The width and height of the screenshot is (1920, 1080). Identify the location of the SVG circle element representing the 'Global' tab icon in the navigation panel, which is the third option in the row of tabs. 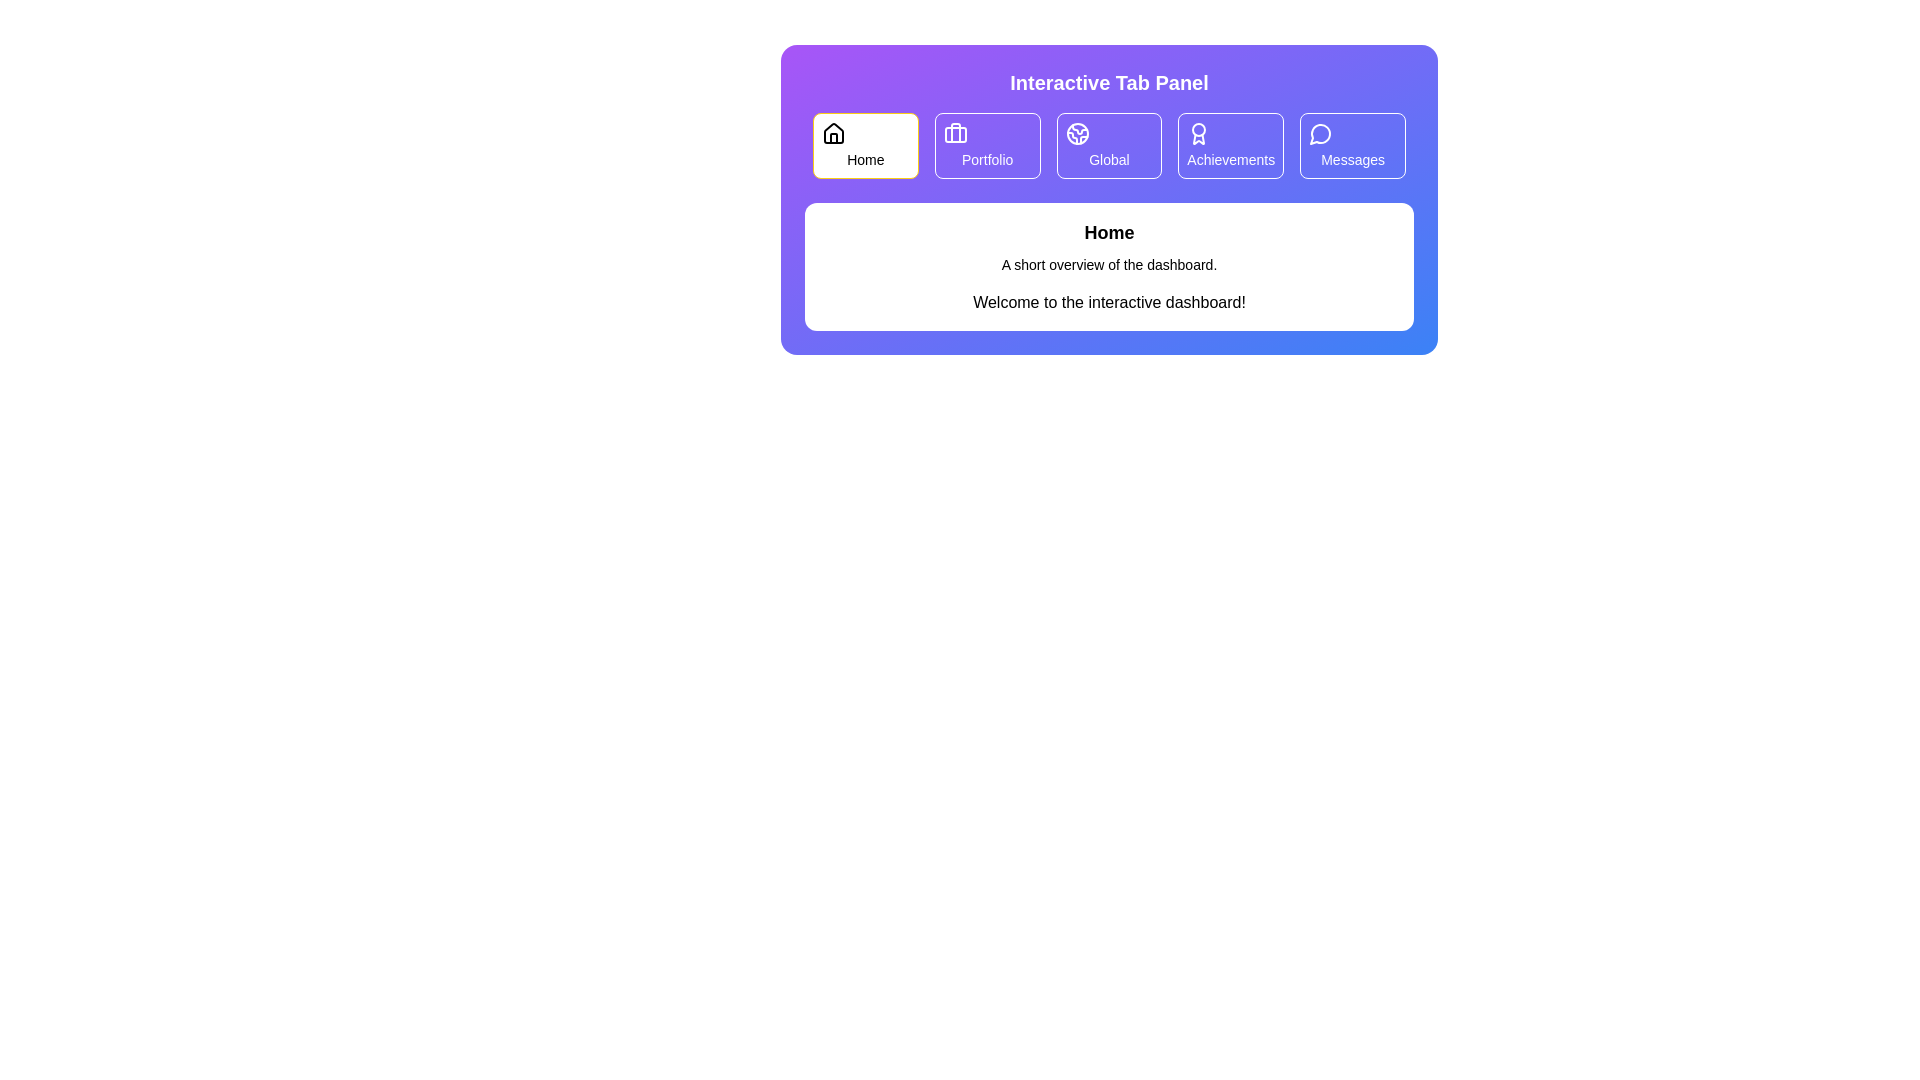
(1076, 134).